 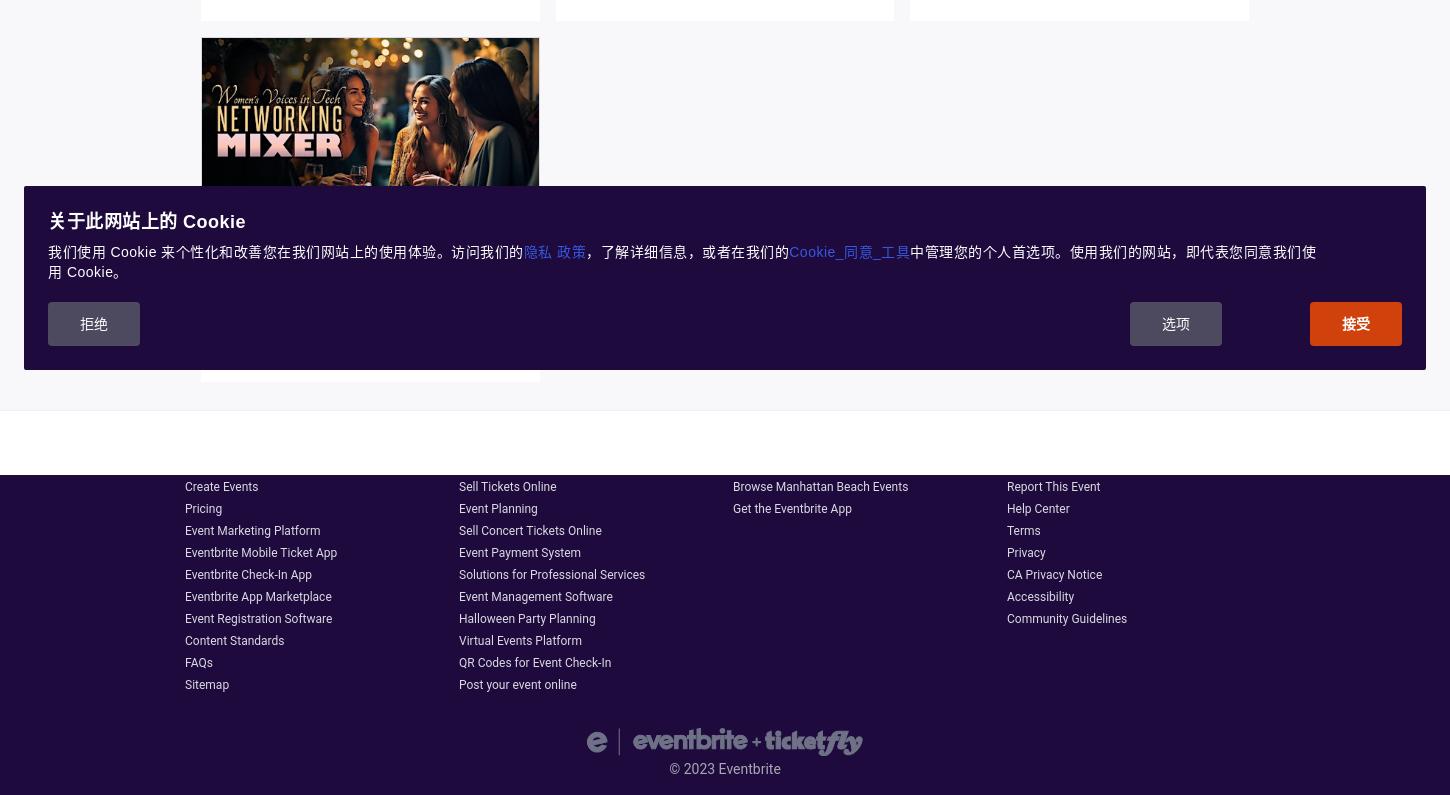 I want to click on 'Event Registration Software', so click(x=258, y=618).